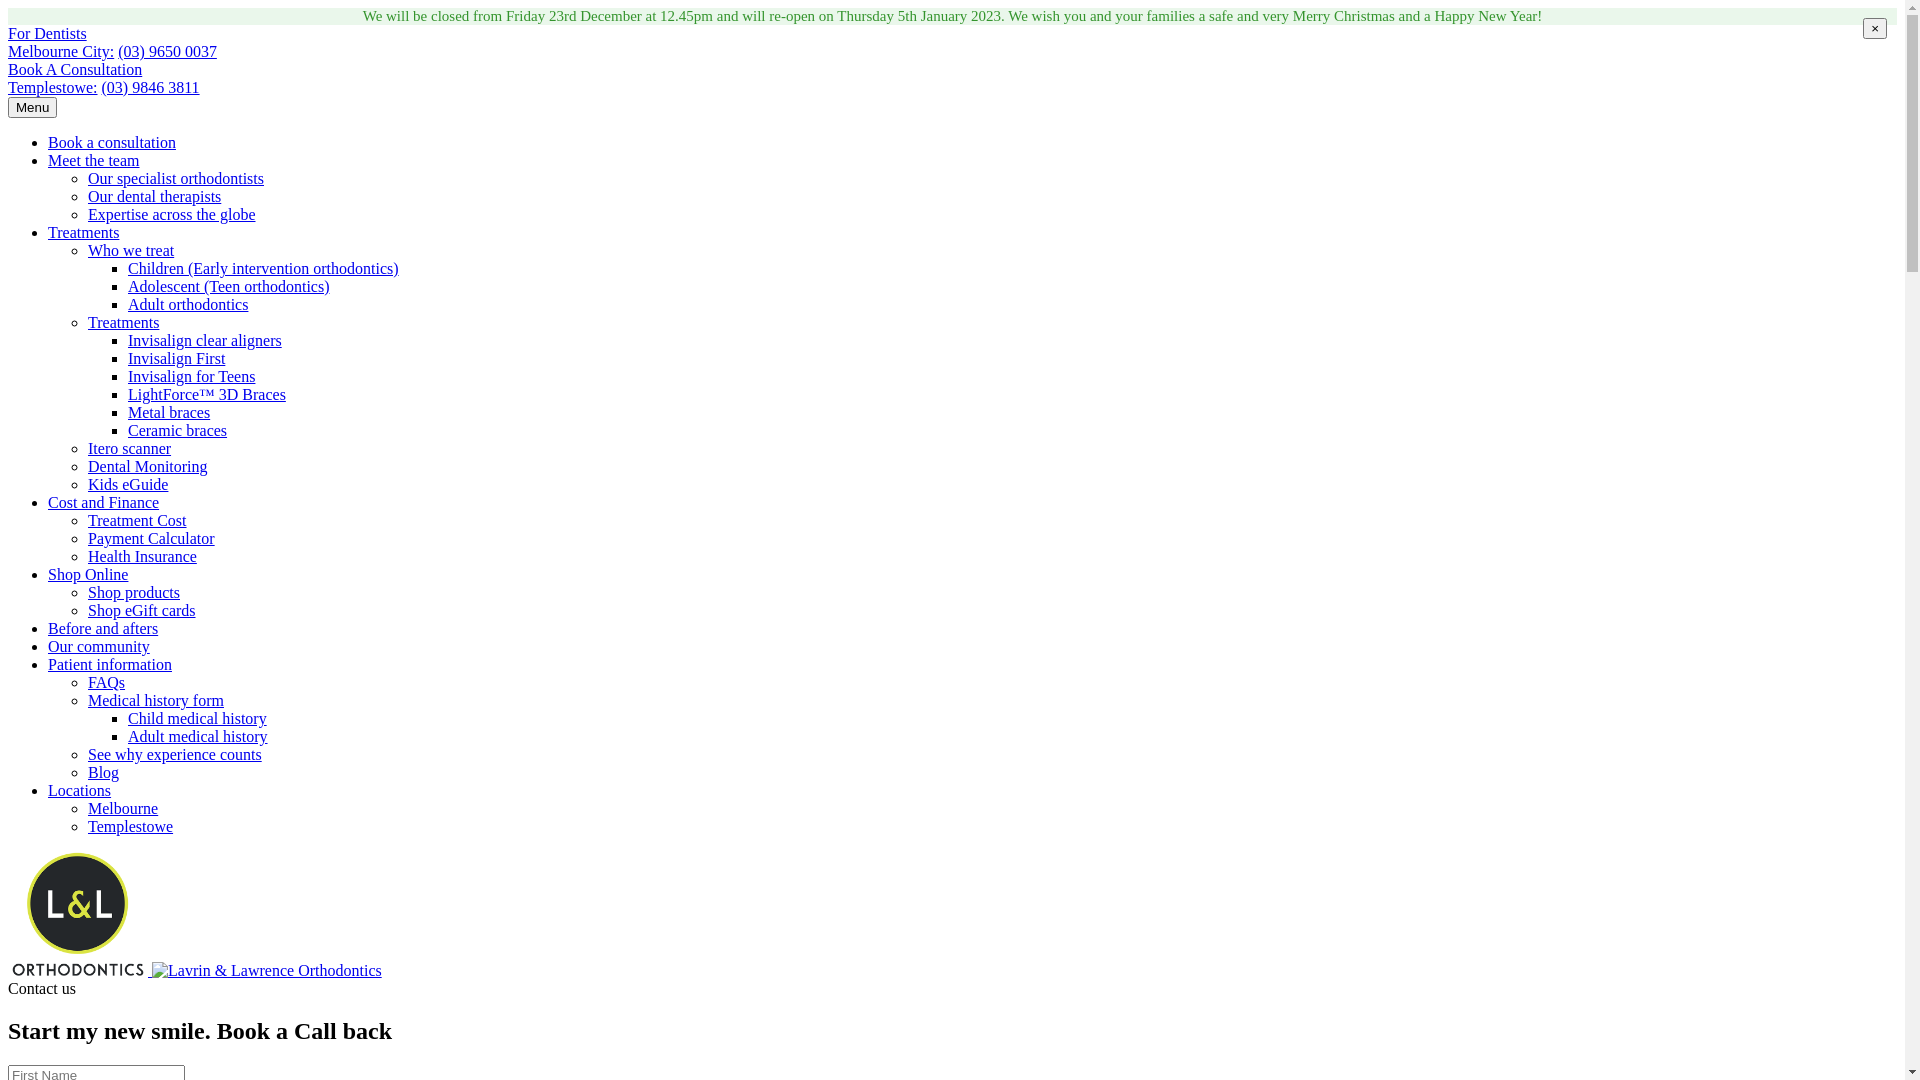 The width and height of the screenshot is (1920, 1080). I want to click on '(03) 9846 3811', so click(149, 86).